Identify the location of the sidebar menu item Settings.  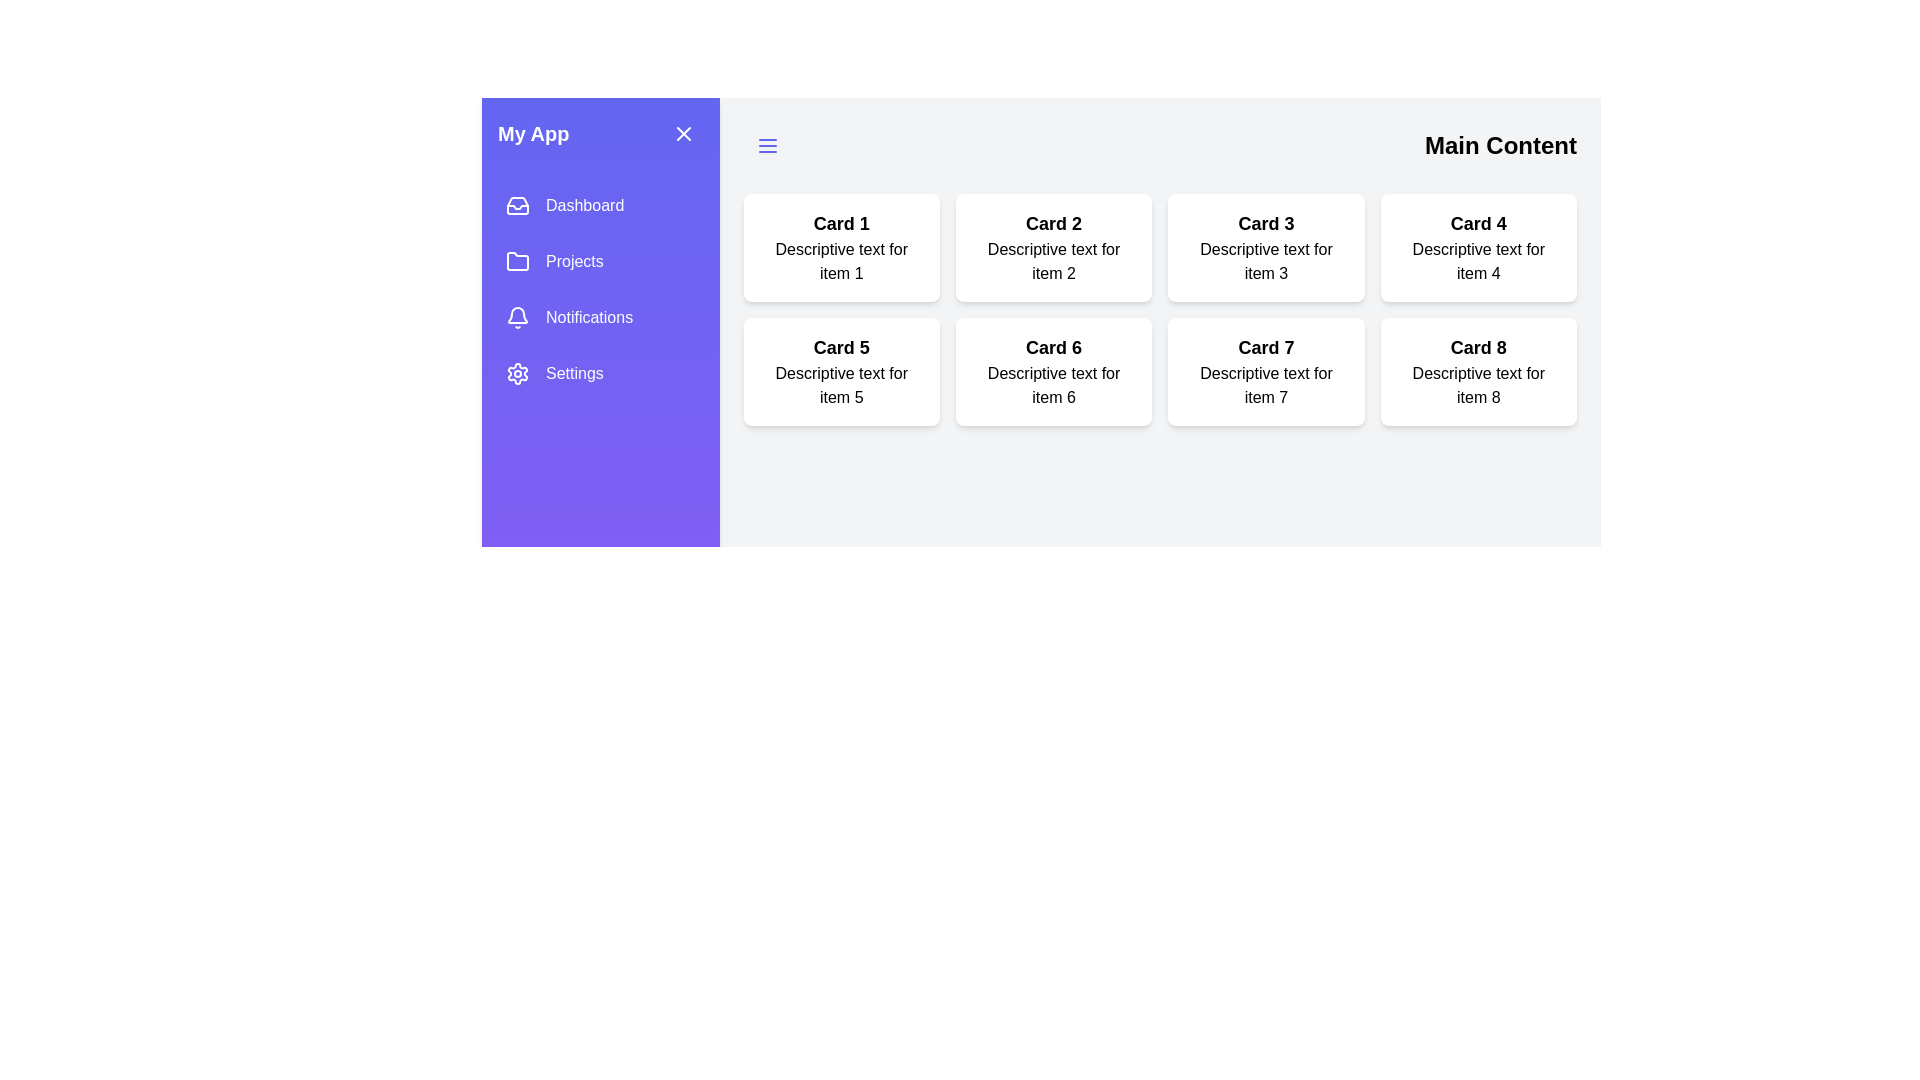
(599, 374).